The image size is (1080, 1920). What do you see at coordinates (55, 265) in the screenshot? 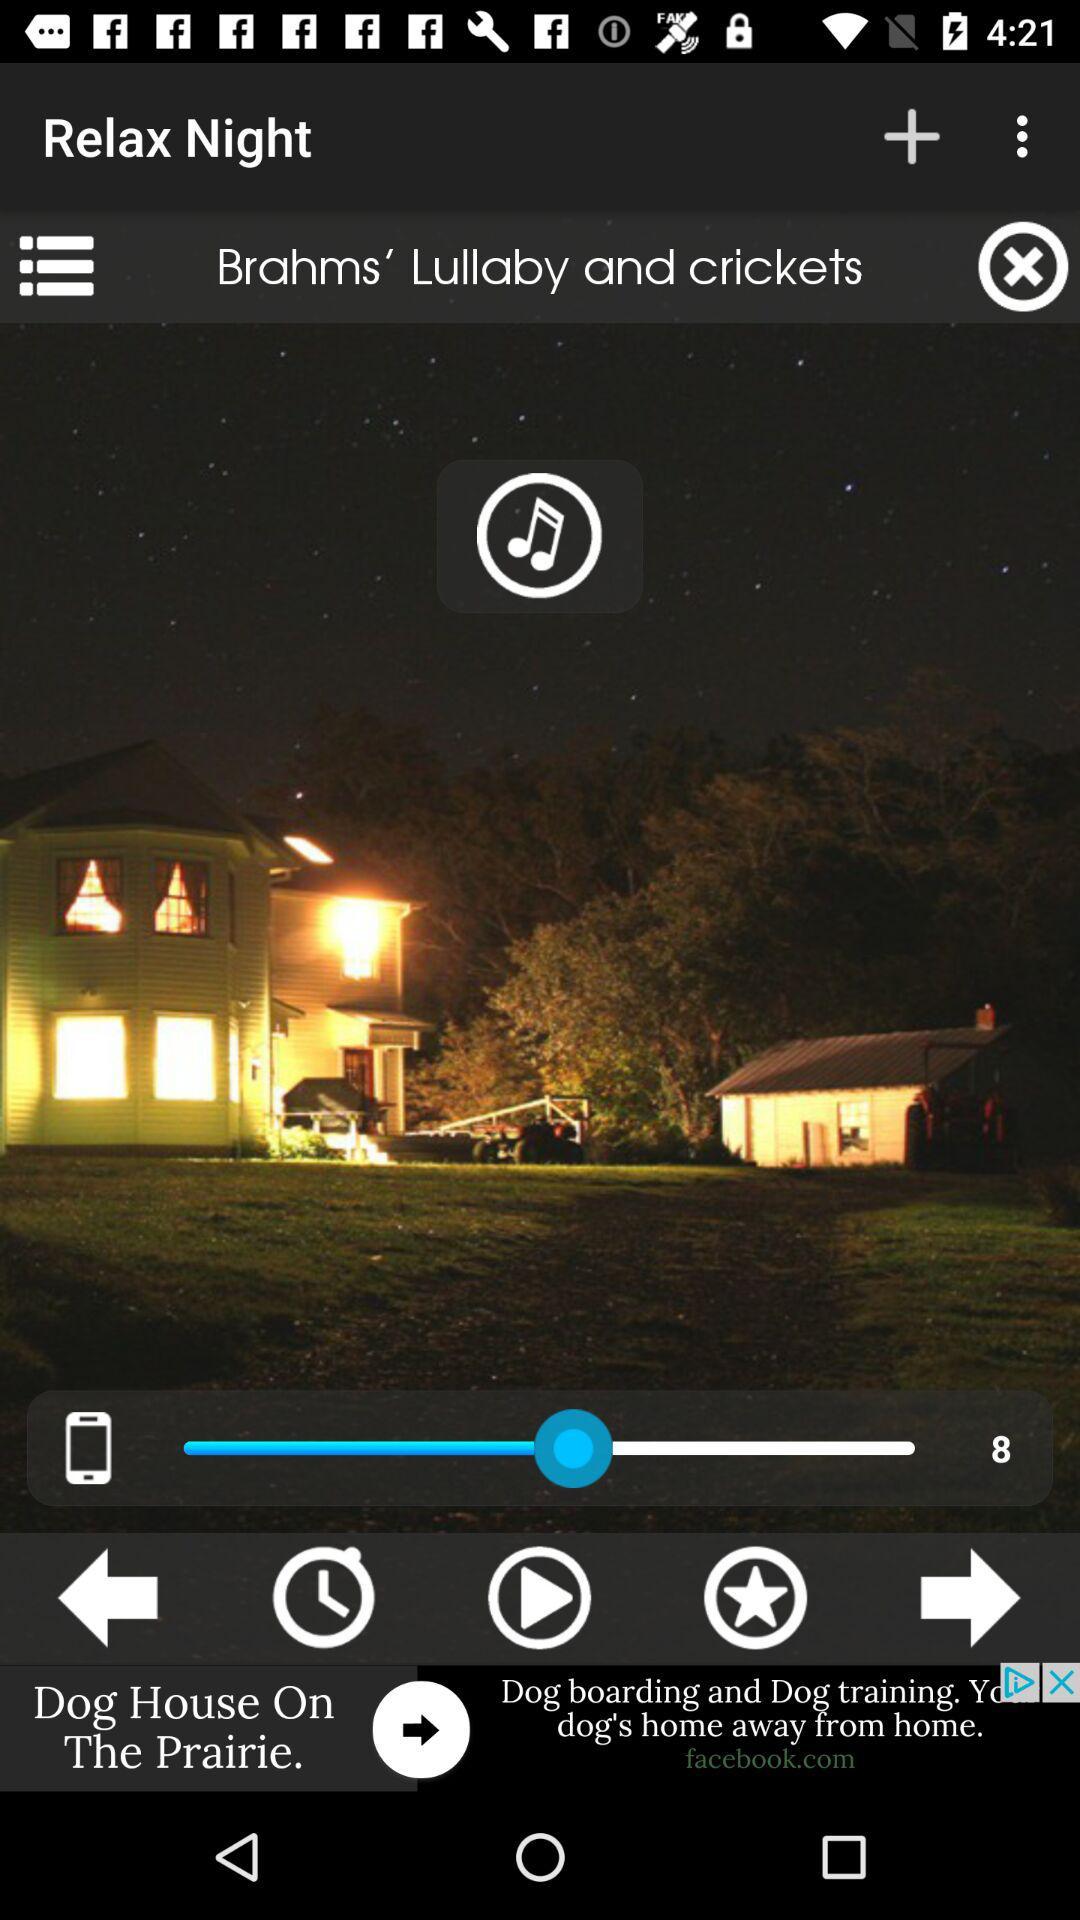
I see `the icon below the relax night item` at bounding box center [55, 265].